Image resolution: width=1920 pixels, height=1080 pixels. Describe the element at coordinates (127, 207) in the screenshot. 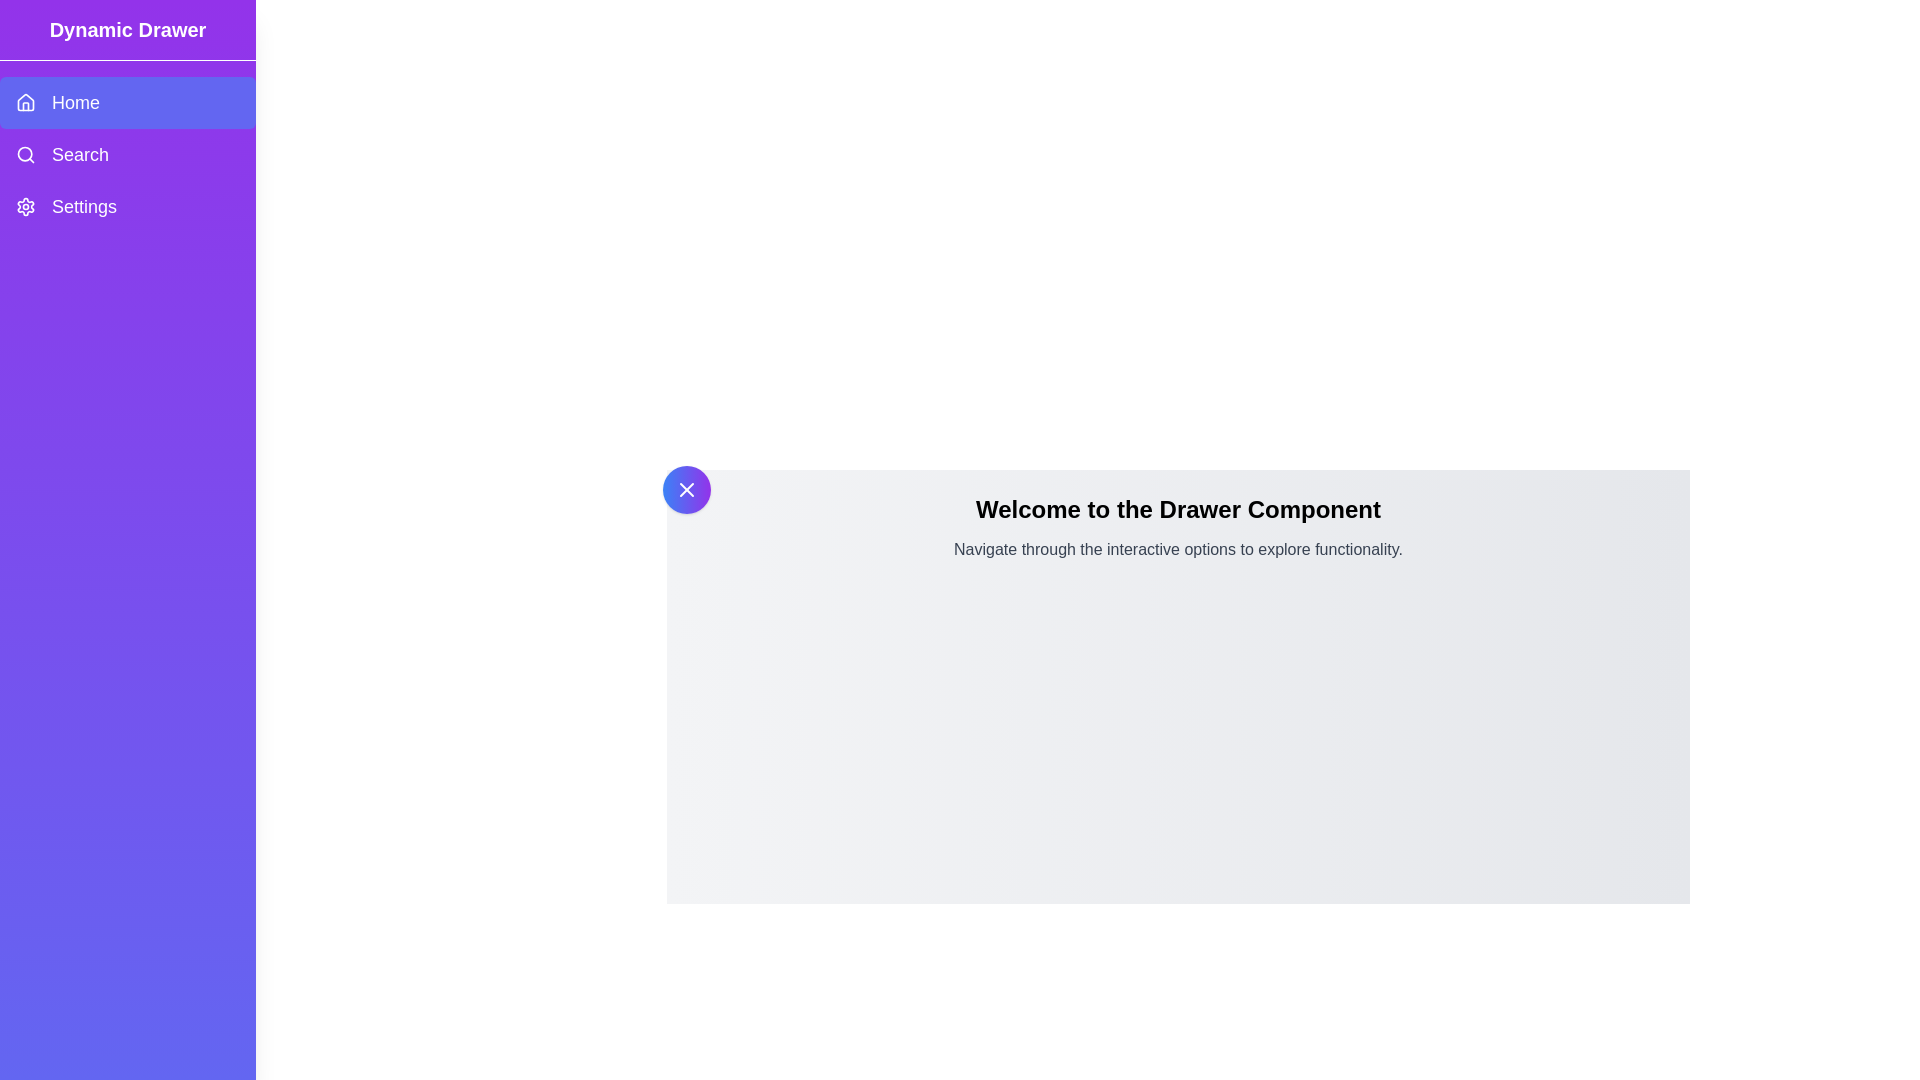

I see `the menu item Settings` at that location.